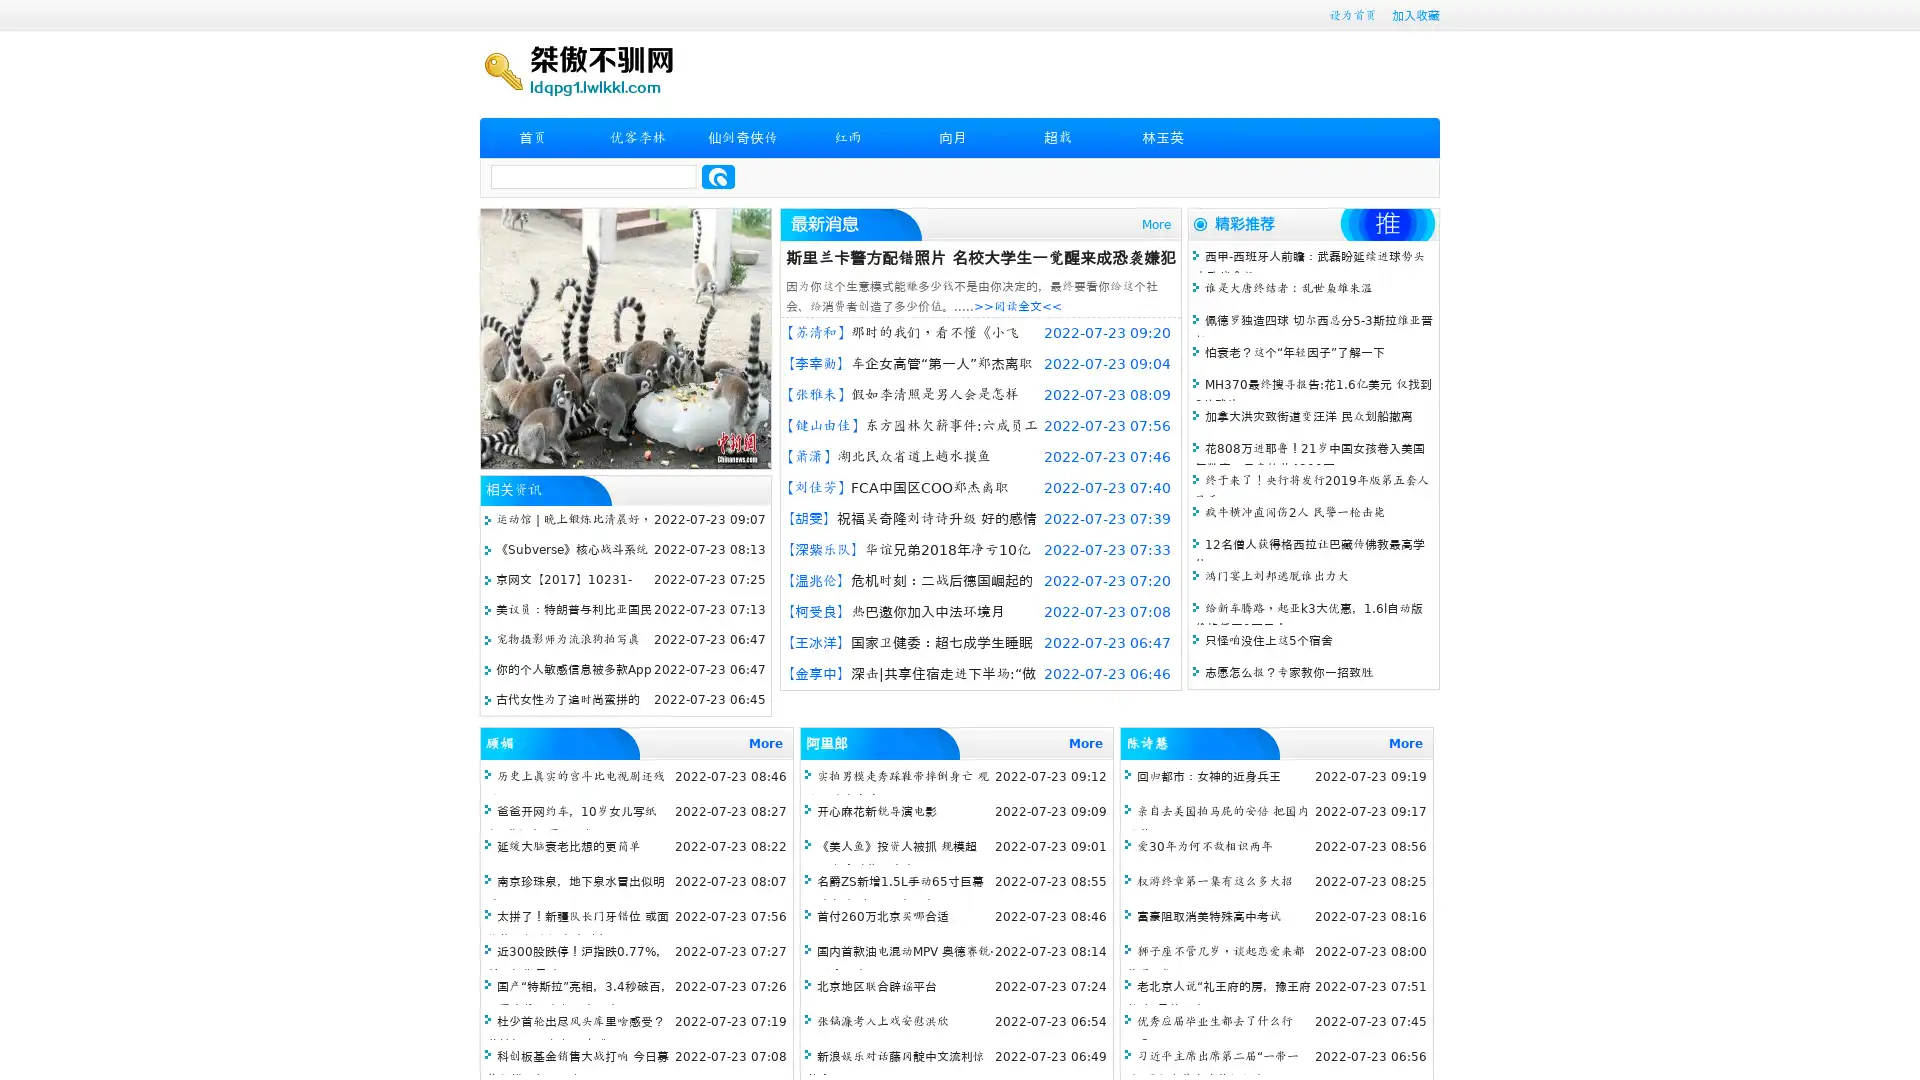 Image resolution: width=1920 pixels, height=1080 pixels. Describe the element at coordinates (718, 176) in the screenshot. I see `Search` at that location.